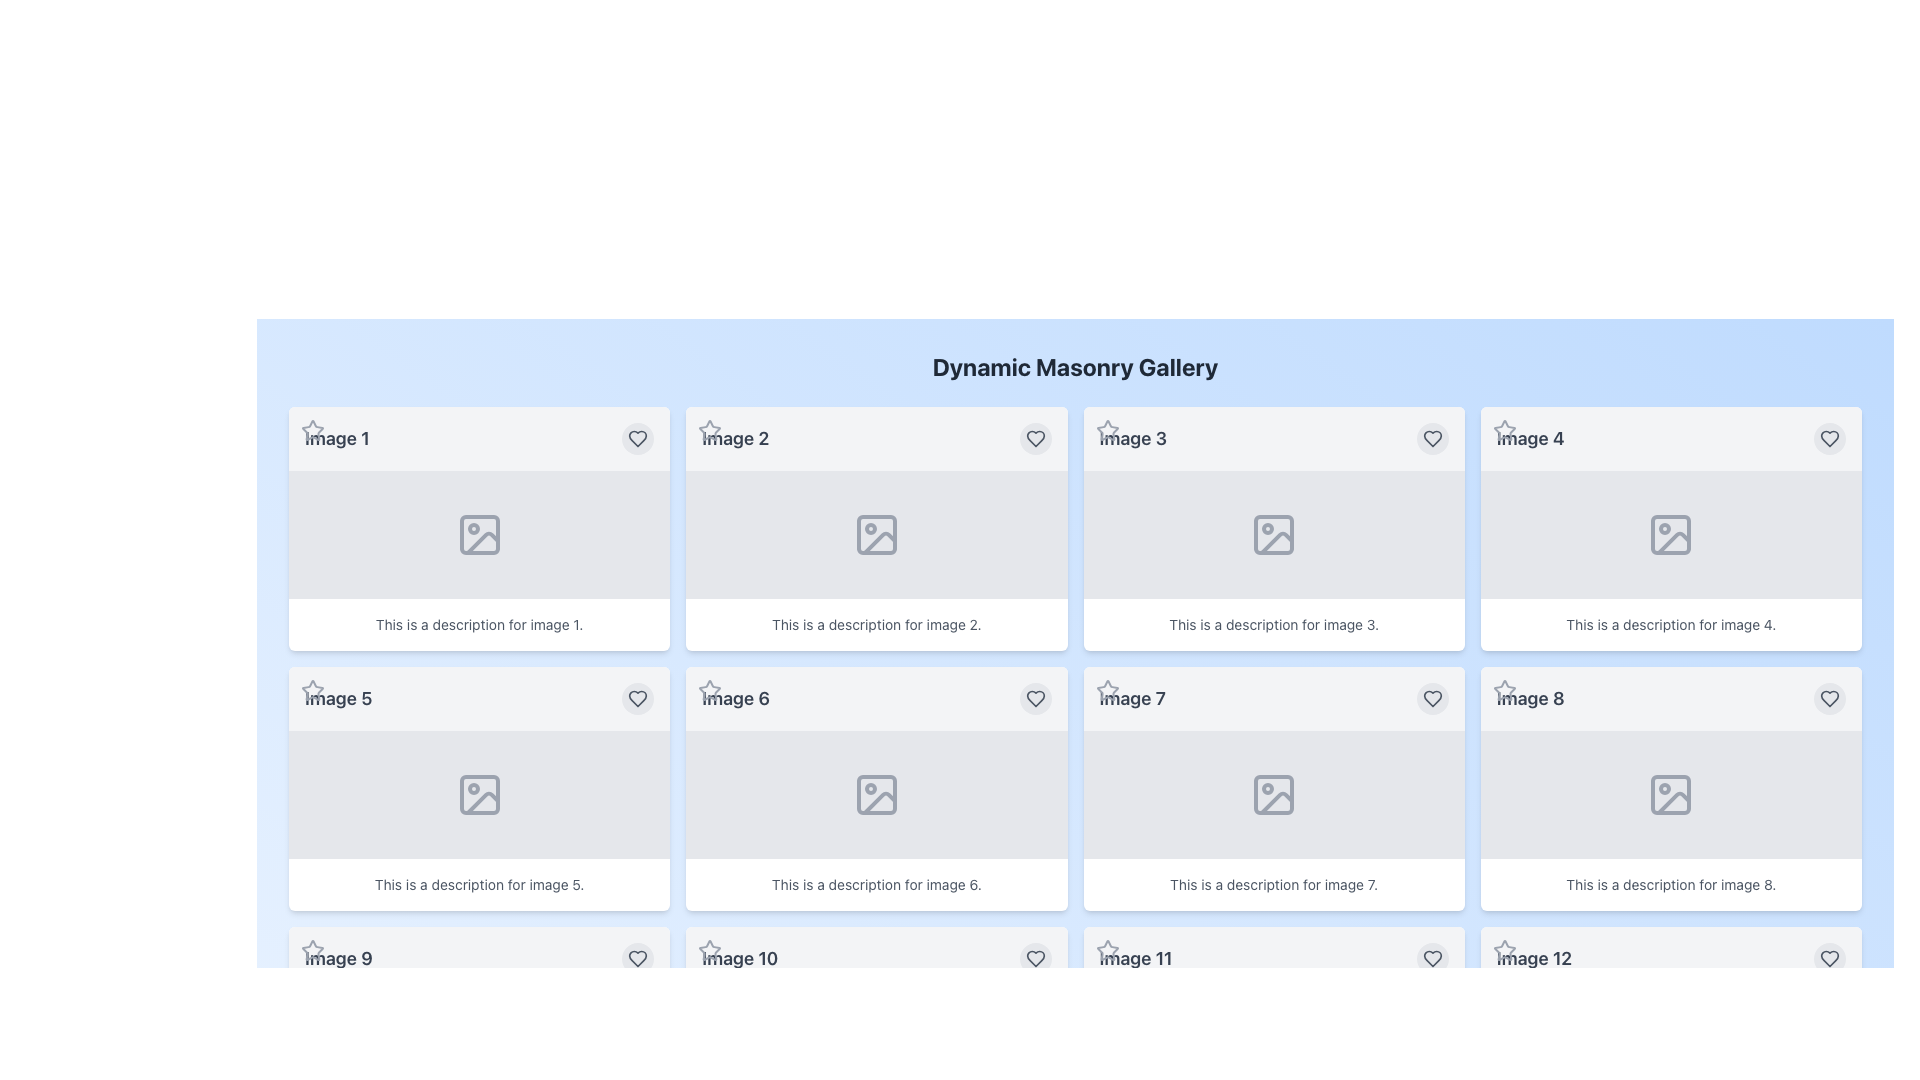 The width and height of the screenshot is (1920, 1080). I want to click on the Star icon located at the top-left corner of the card labeled 'Image 9', so click(311, 949).